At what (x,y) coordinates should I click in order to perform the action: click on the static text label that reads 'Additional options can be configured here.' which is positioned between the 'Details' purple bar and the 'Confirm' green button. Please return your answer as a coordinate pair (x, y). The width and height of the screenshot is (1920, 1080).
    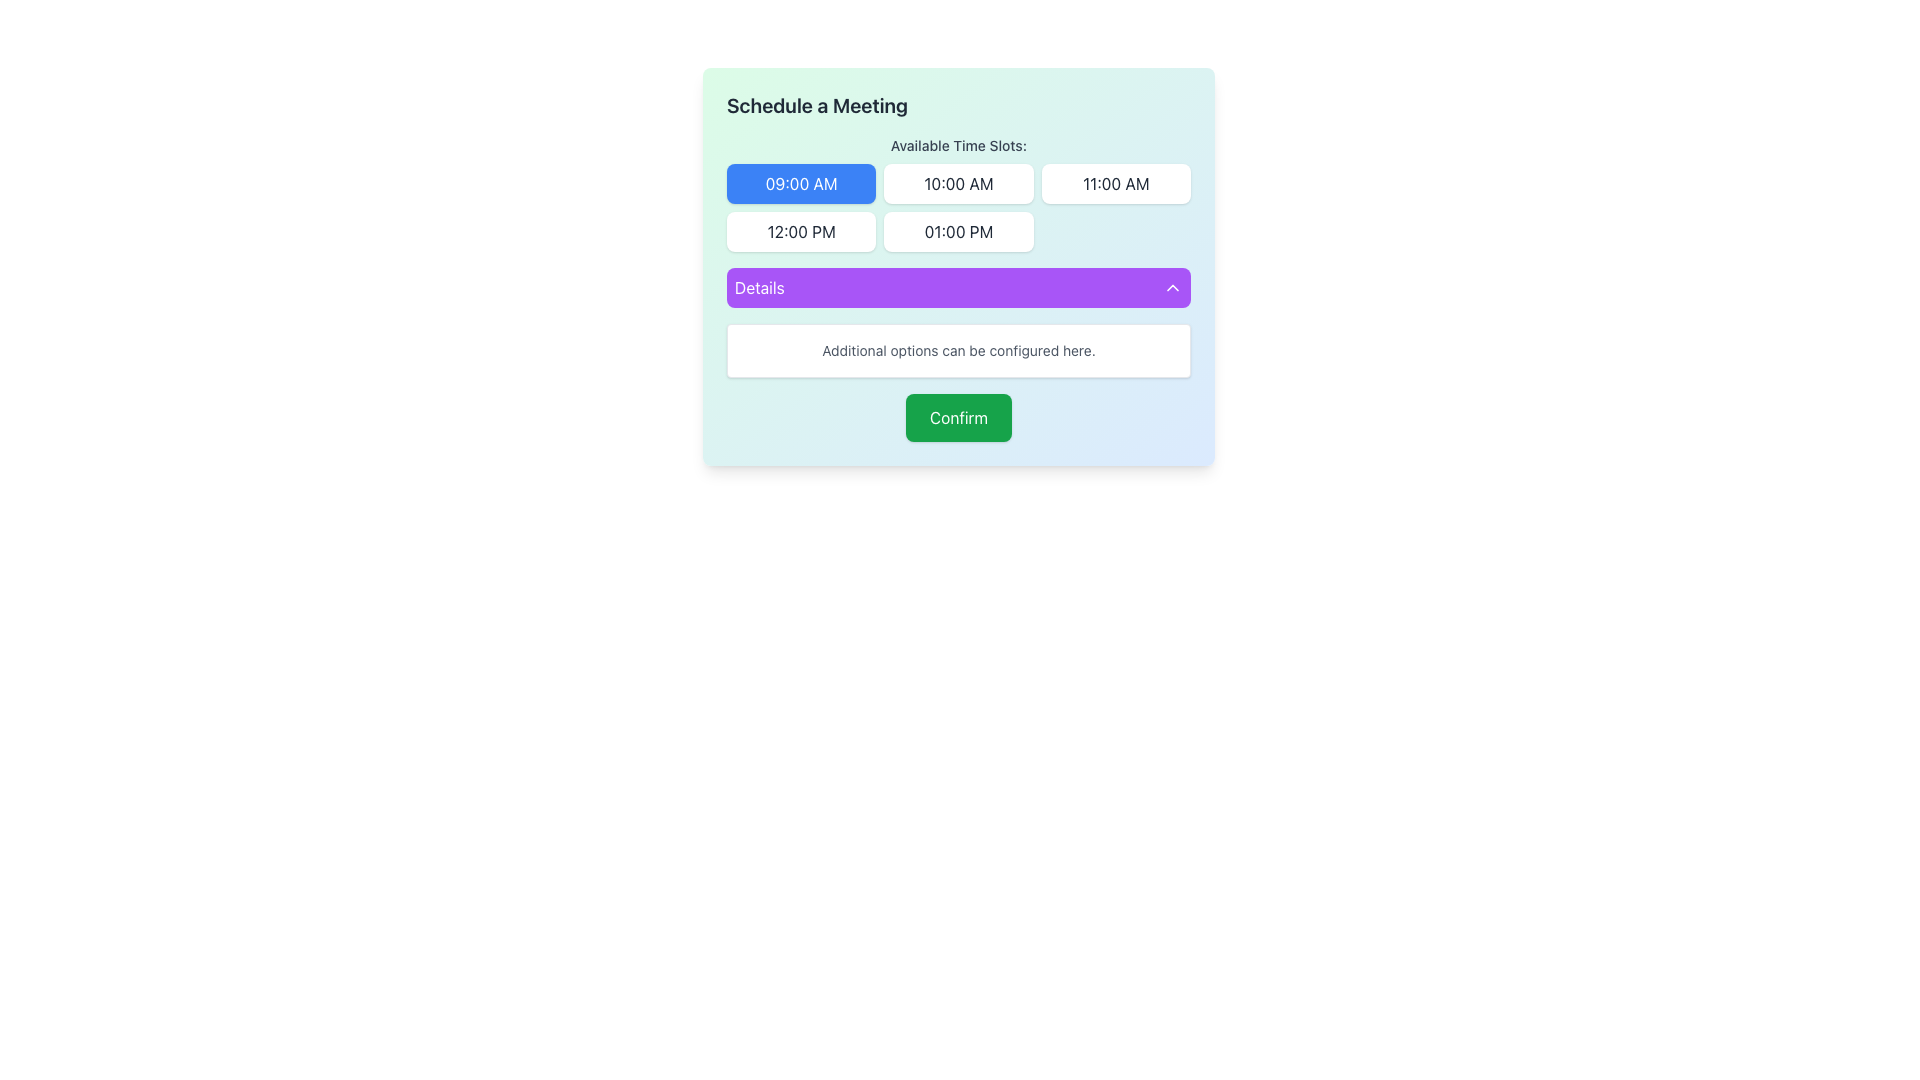
    Looking at the image, I should click on (958, 350).